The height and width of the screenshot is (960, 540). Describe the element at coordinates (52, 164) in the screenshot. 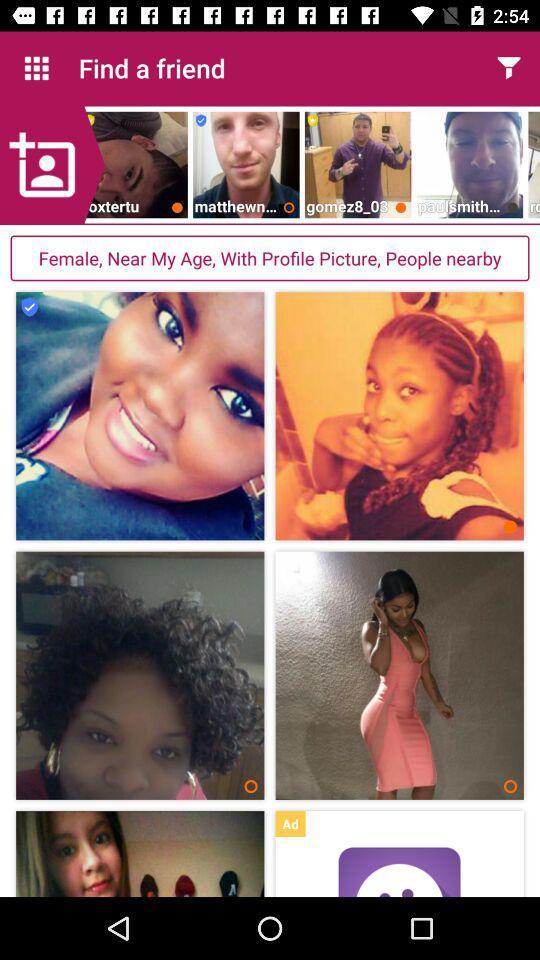

I see `item above female near my icon` at that location.